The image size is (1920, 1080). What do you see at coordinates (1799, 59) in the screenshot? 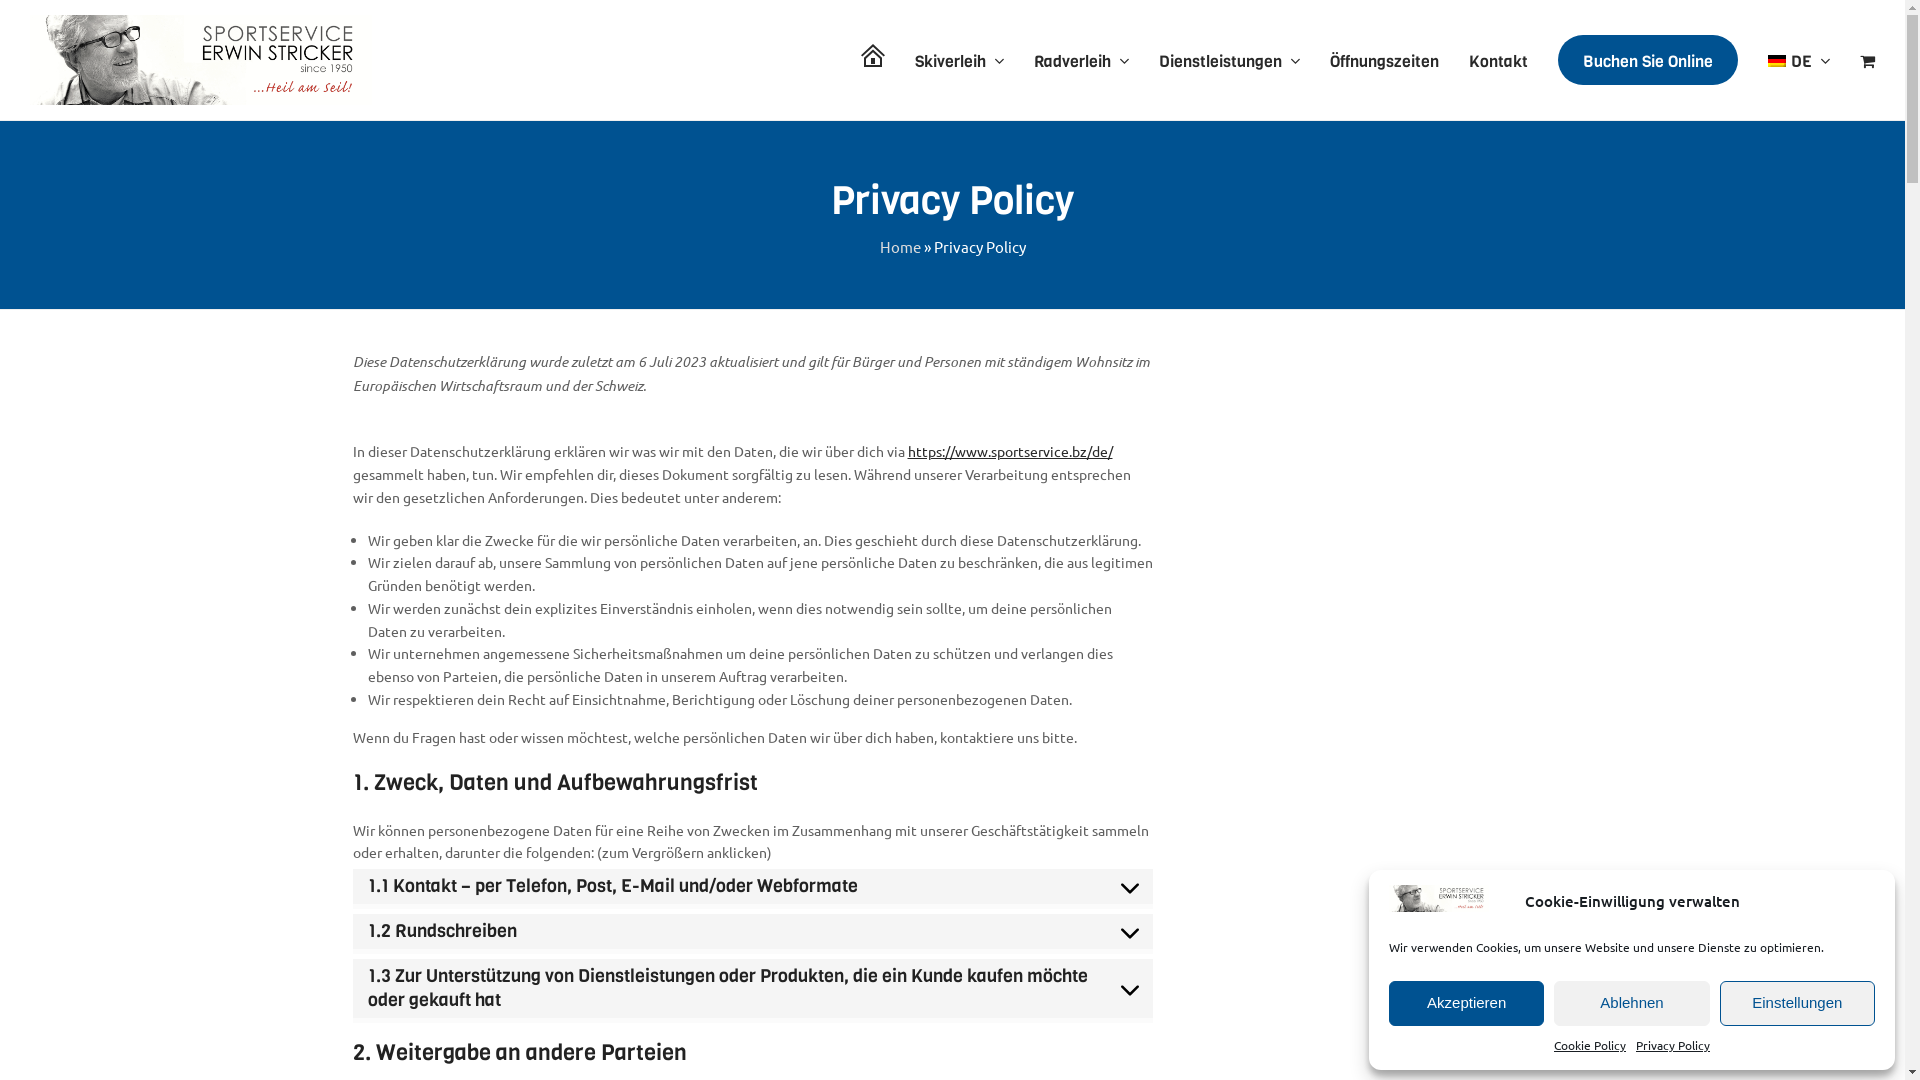
I see `'DE'` at bounding box center [1799, 59].